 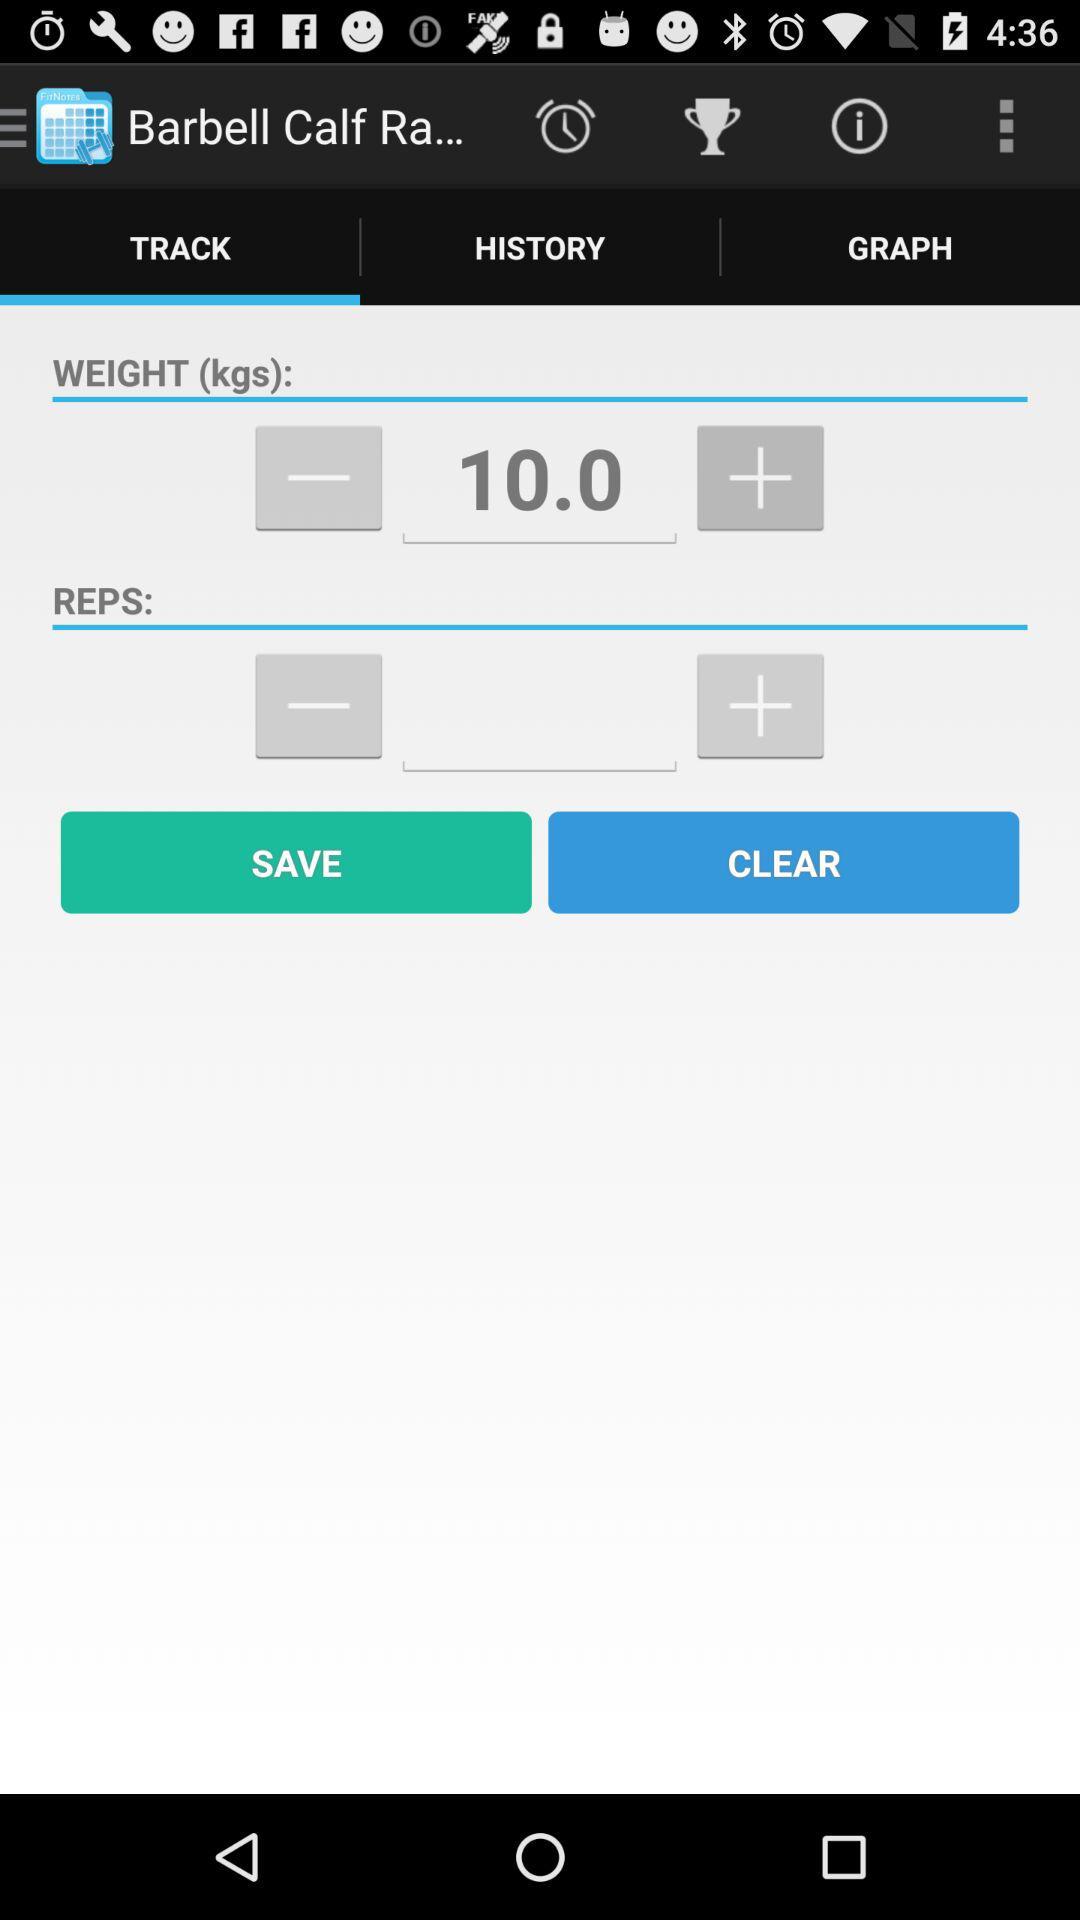 What do you see at coordinates (538, 706) in the screenshot?
I see `reps` at bounding box center [538, 706].